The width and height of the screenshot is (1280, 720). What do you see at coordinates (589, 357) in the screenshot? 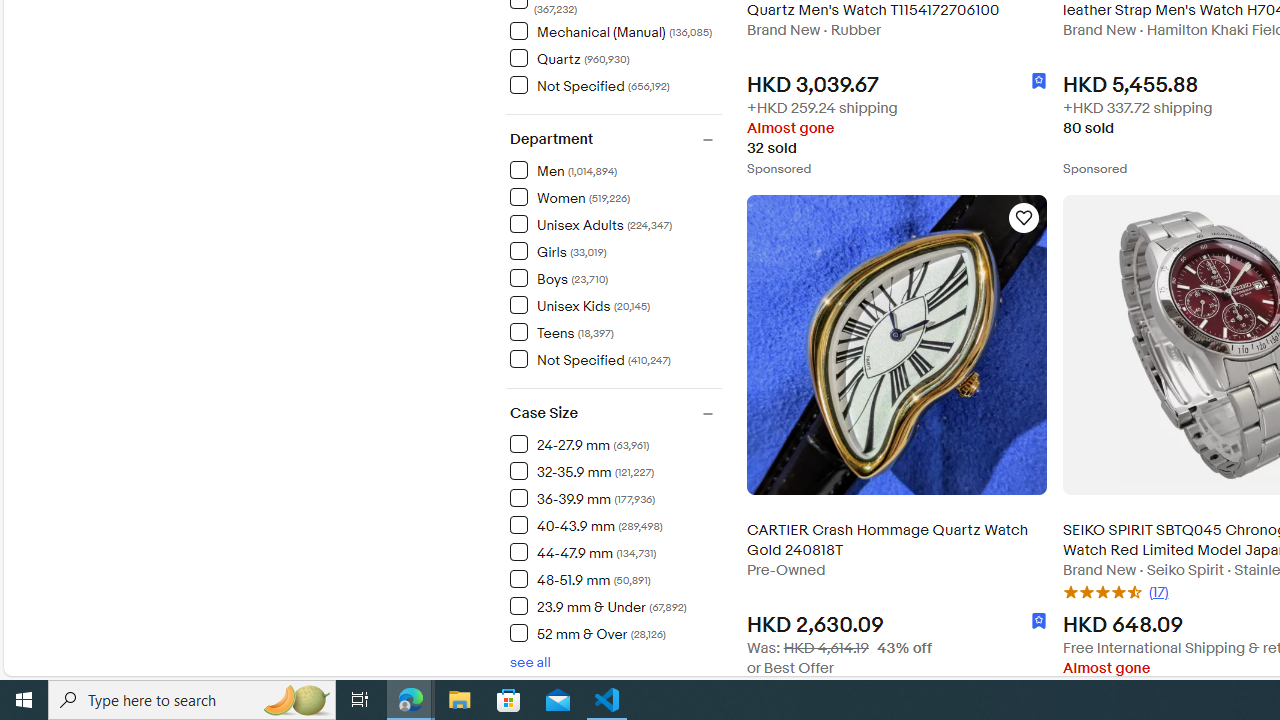
I see `'Not Specified (410,247) Items'` at bounding box center [589, 357].